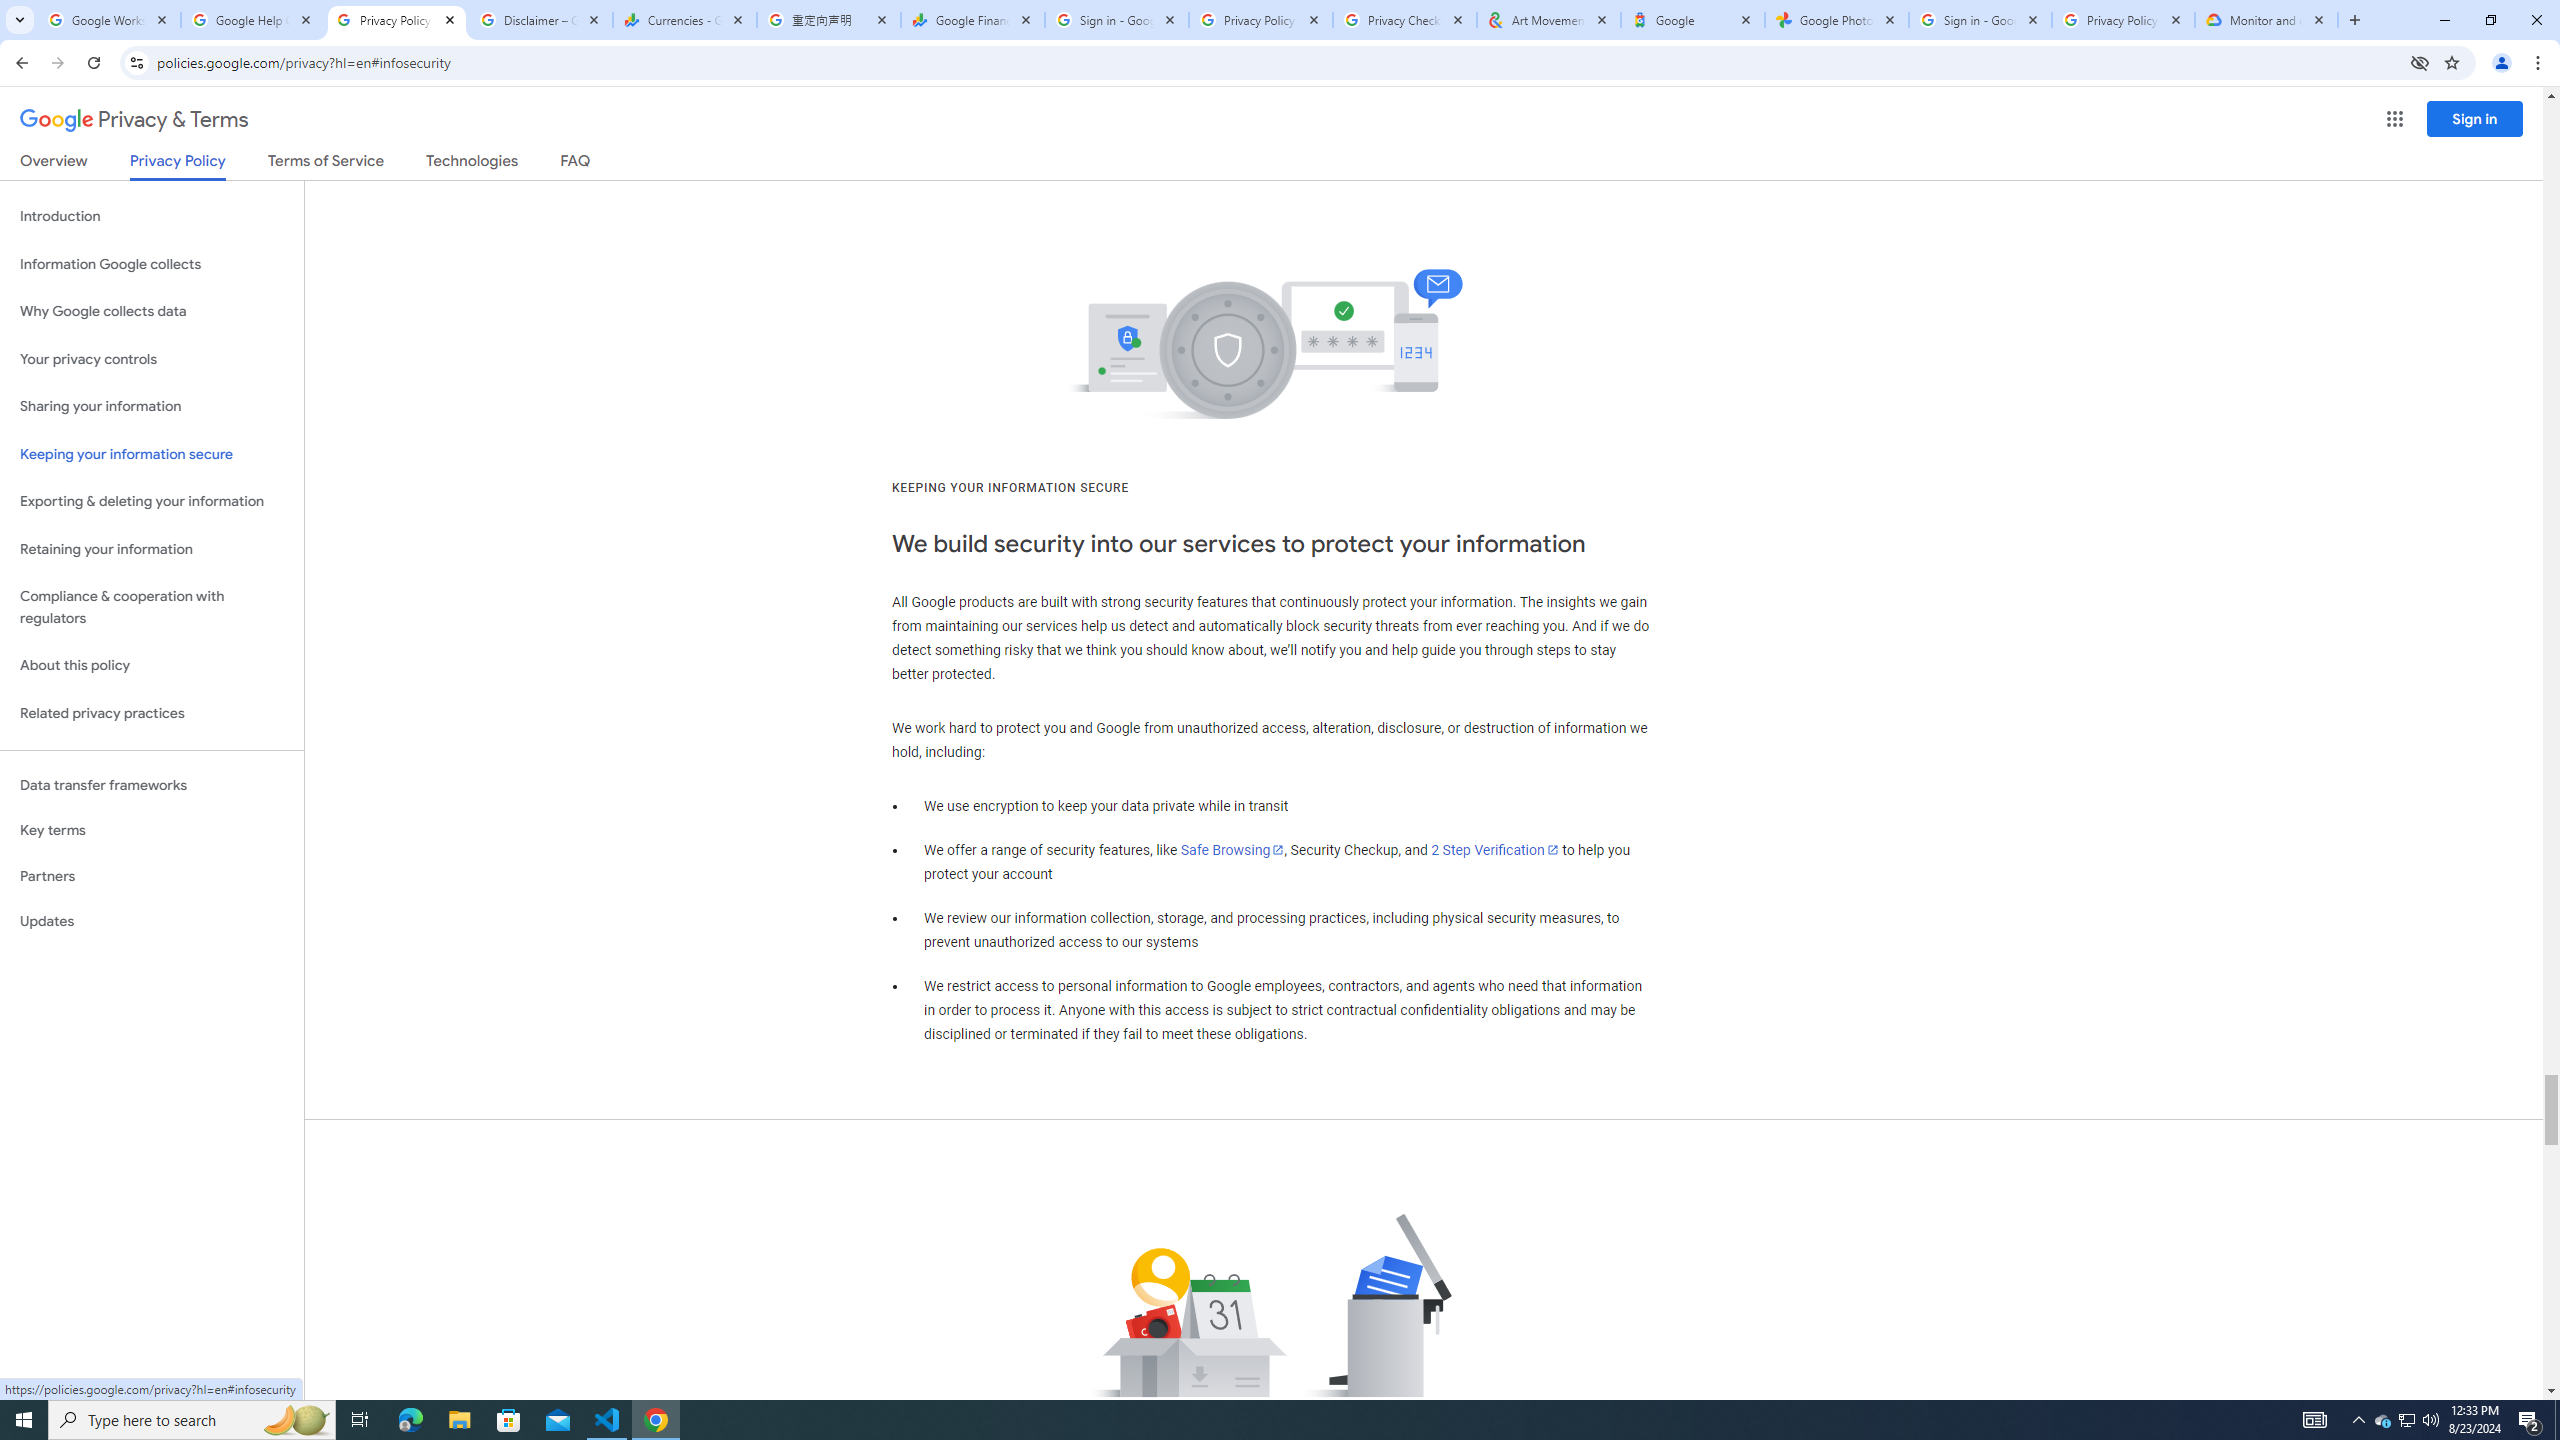  I want to click on 'Sign in - Google Accounts', so click(1980, 19).